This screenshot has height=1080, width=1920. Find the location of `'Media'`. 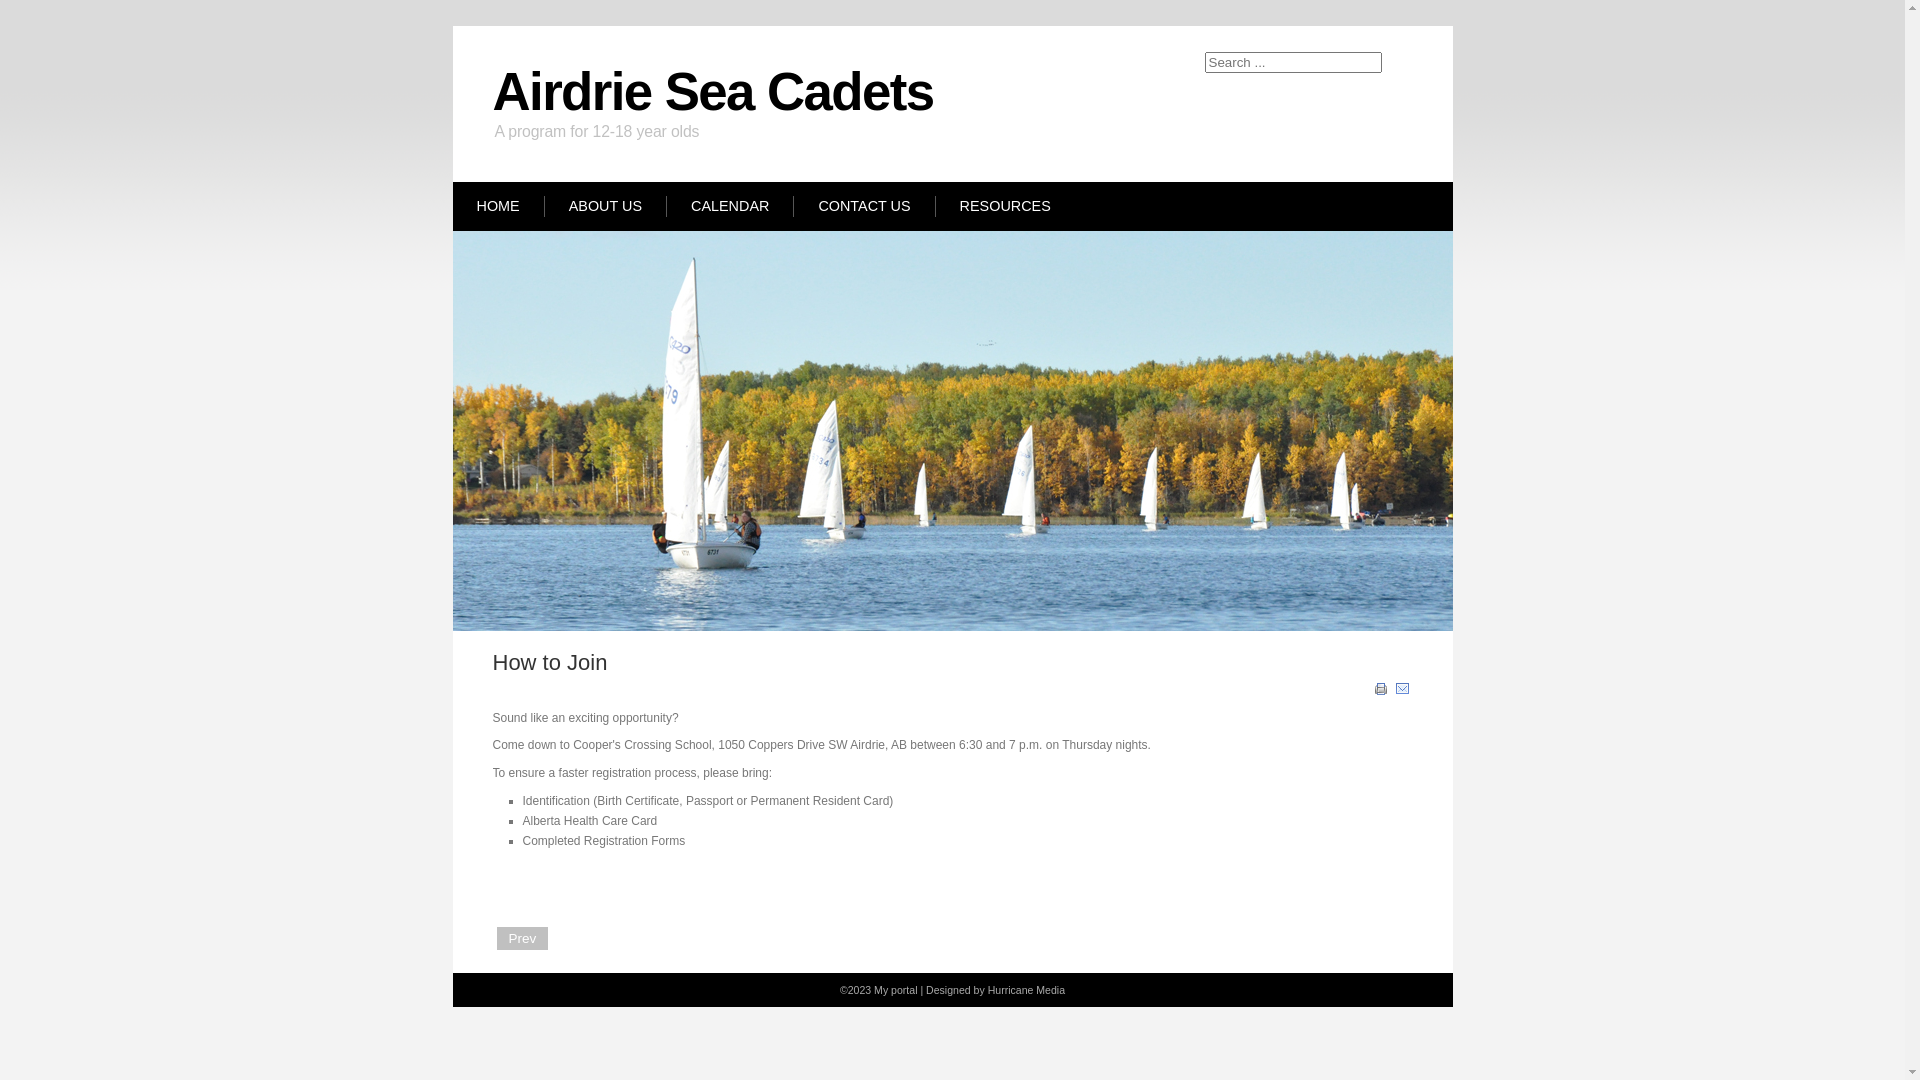

'Media' is located at coordinates (1049, 990).